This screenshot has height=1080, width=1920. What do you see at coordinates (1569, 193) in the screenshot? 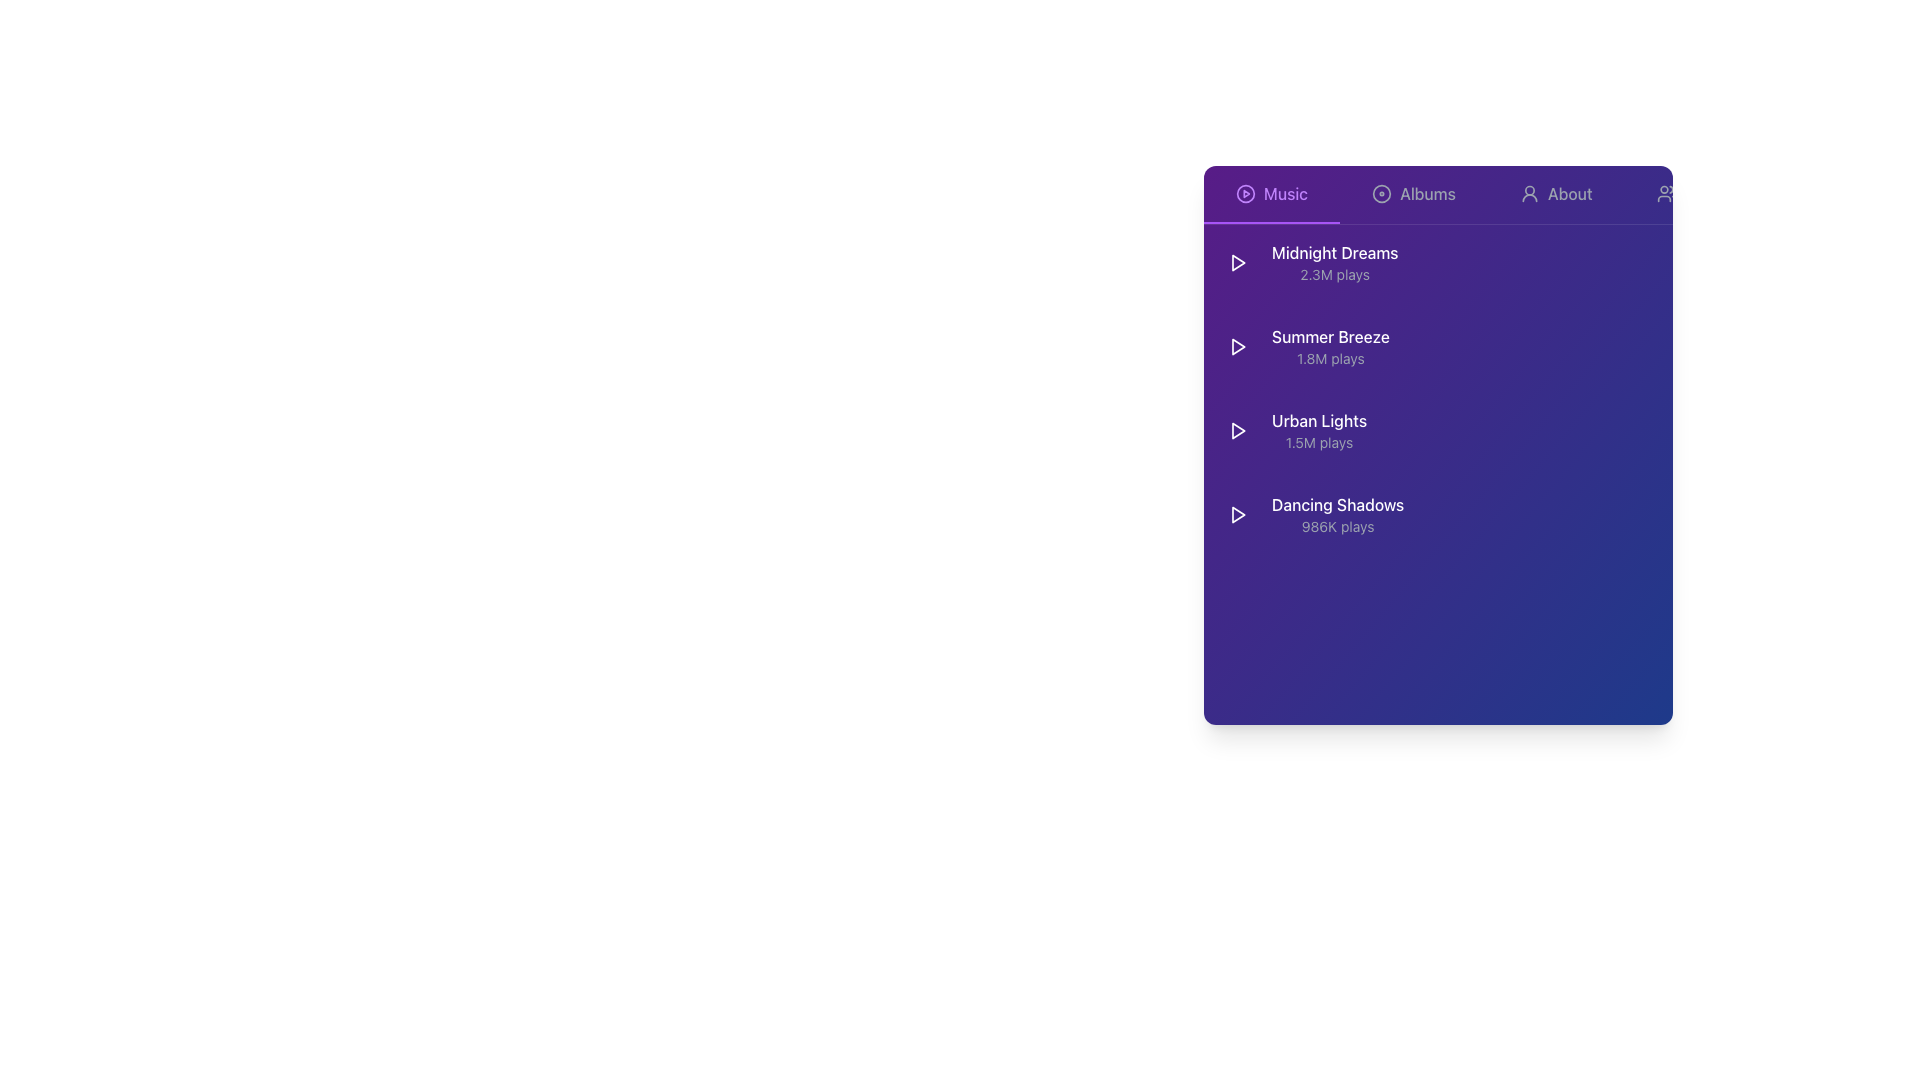
I see `the 'About' text label located in the navigation bar at the top of the panel, which has a purple background and light gray text` at bounding box center [1569, 193].